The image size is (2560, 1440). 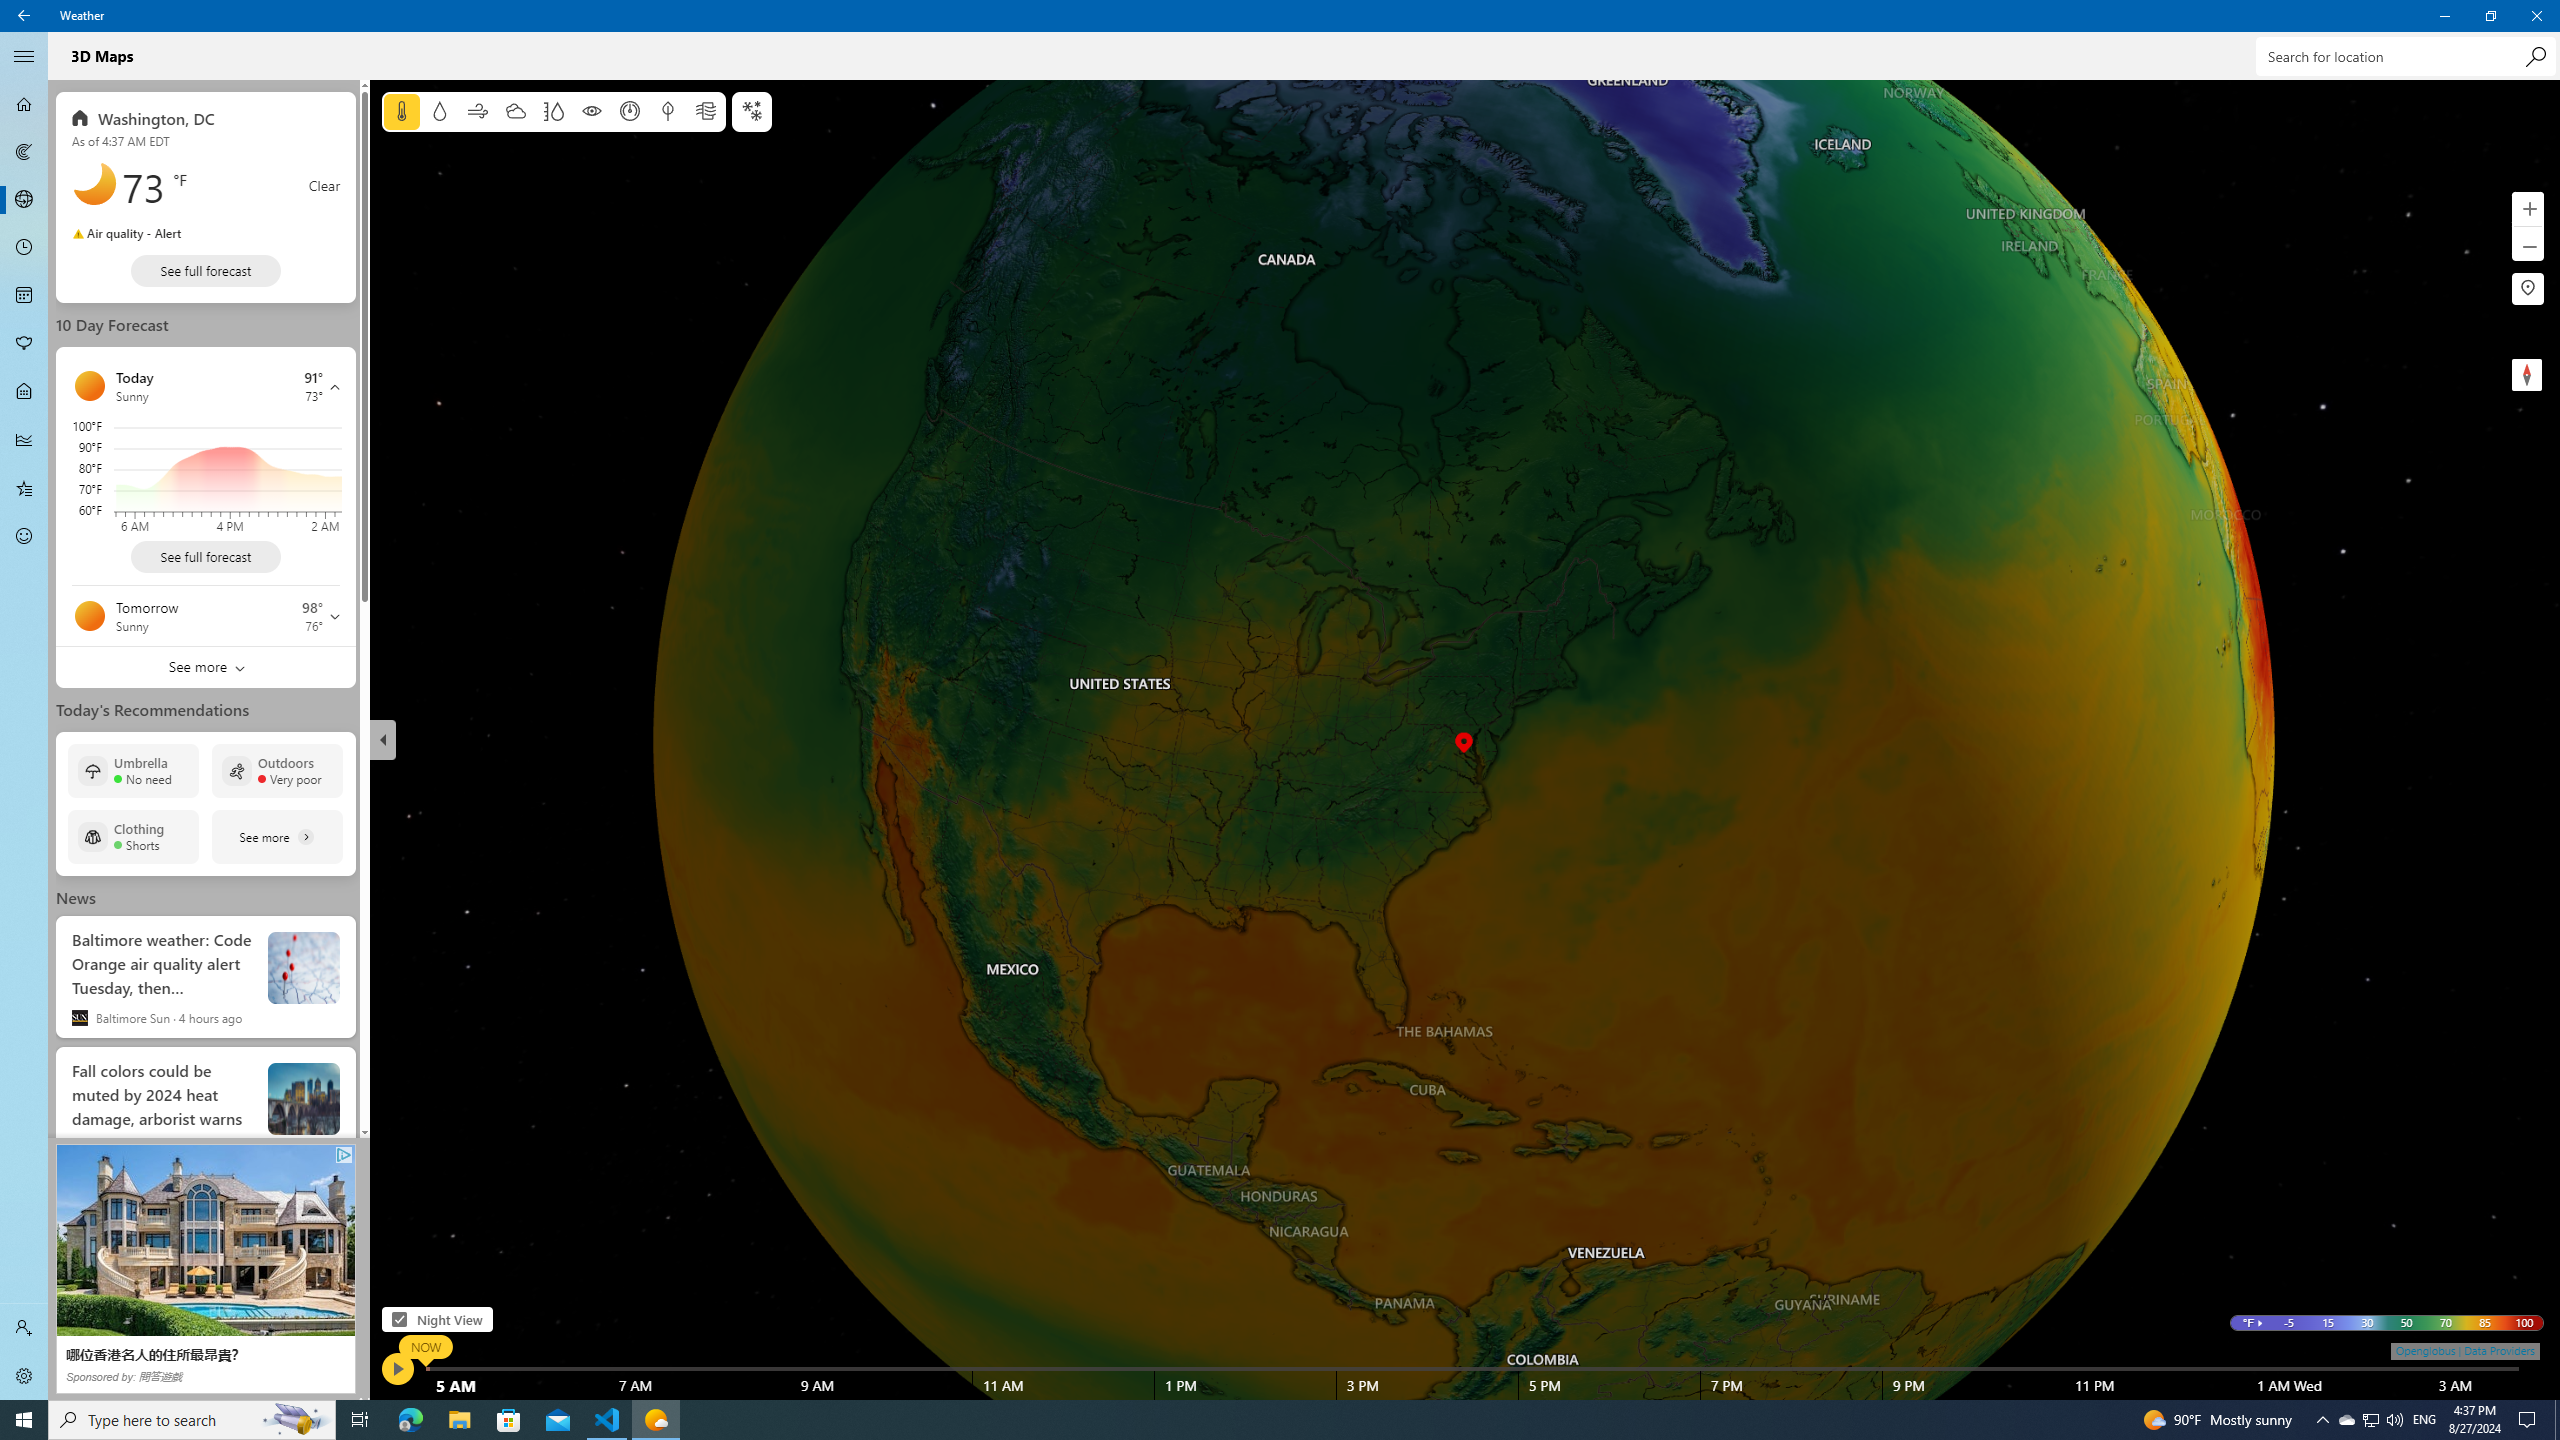 What do you see at coordinates (24, 15) in the screenshot?
I see `'Back'` at bounding box center [24, 15].